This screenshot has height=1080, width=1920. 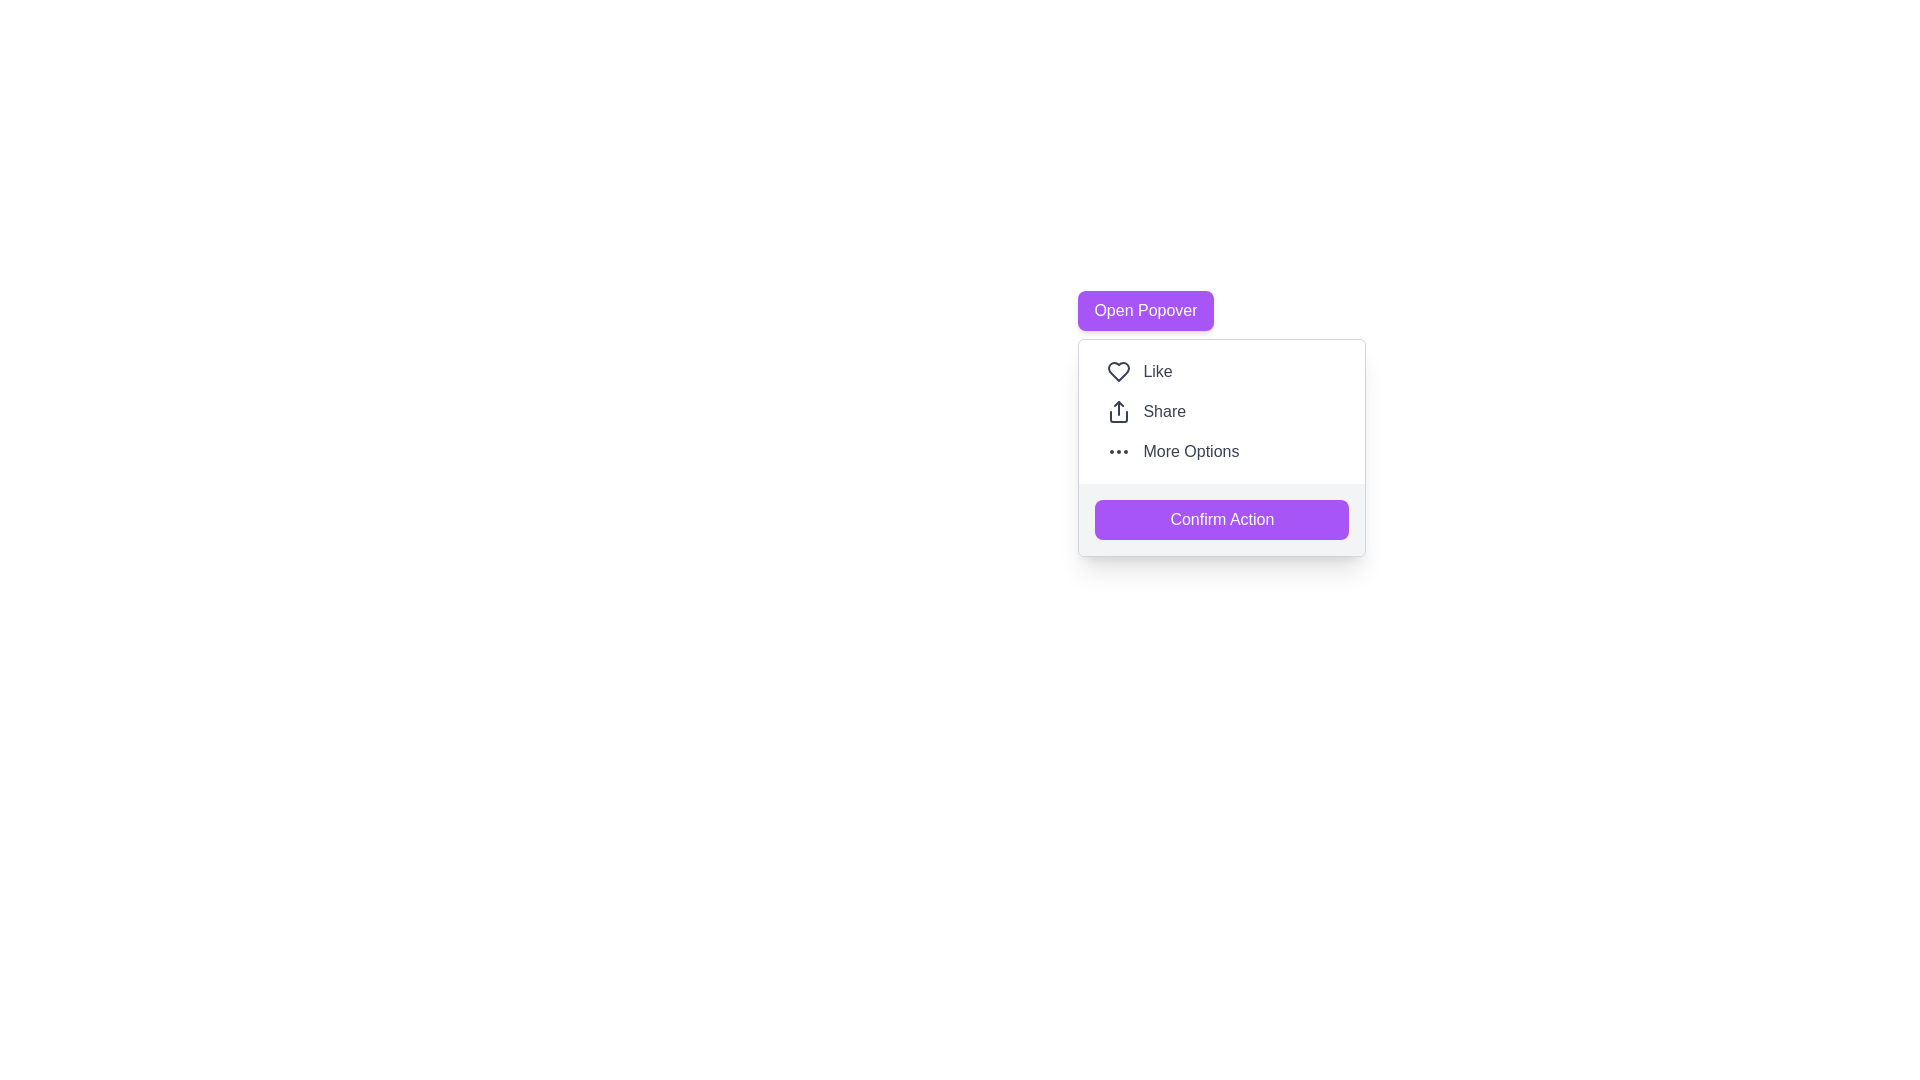 I want to click on the heart-shaped icon filled with a dark shade that represents 'Like', positioned at the top of the list within the popover component, so click(x=1118, y=371).